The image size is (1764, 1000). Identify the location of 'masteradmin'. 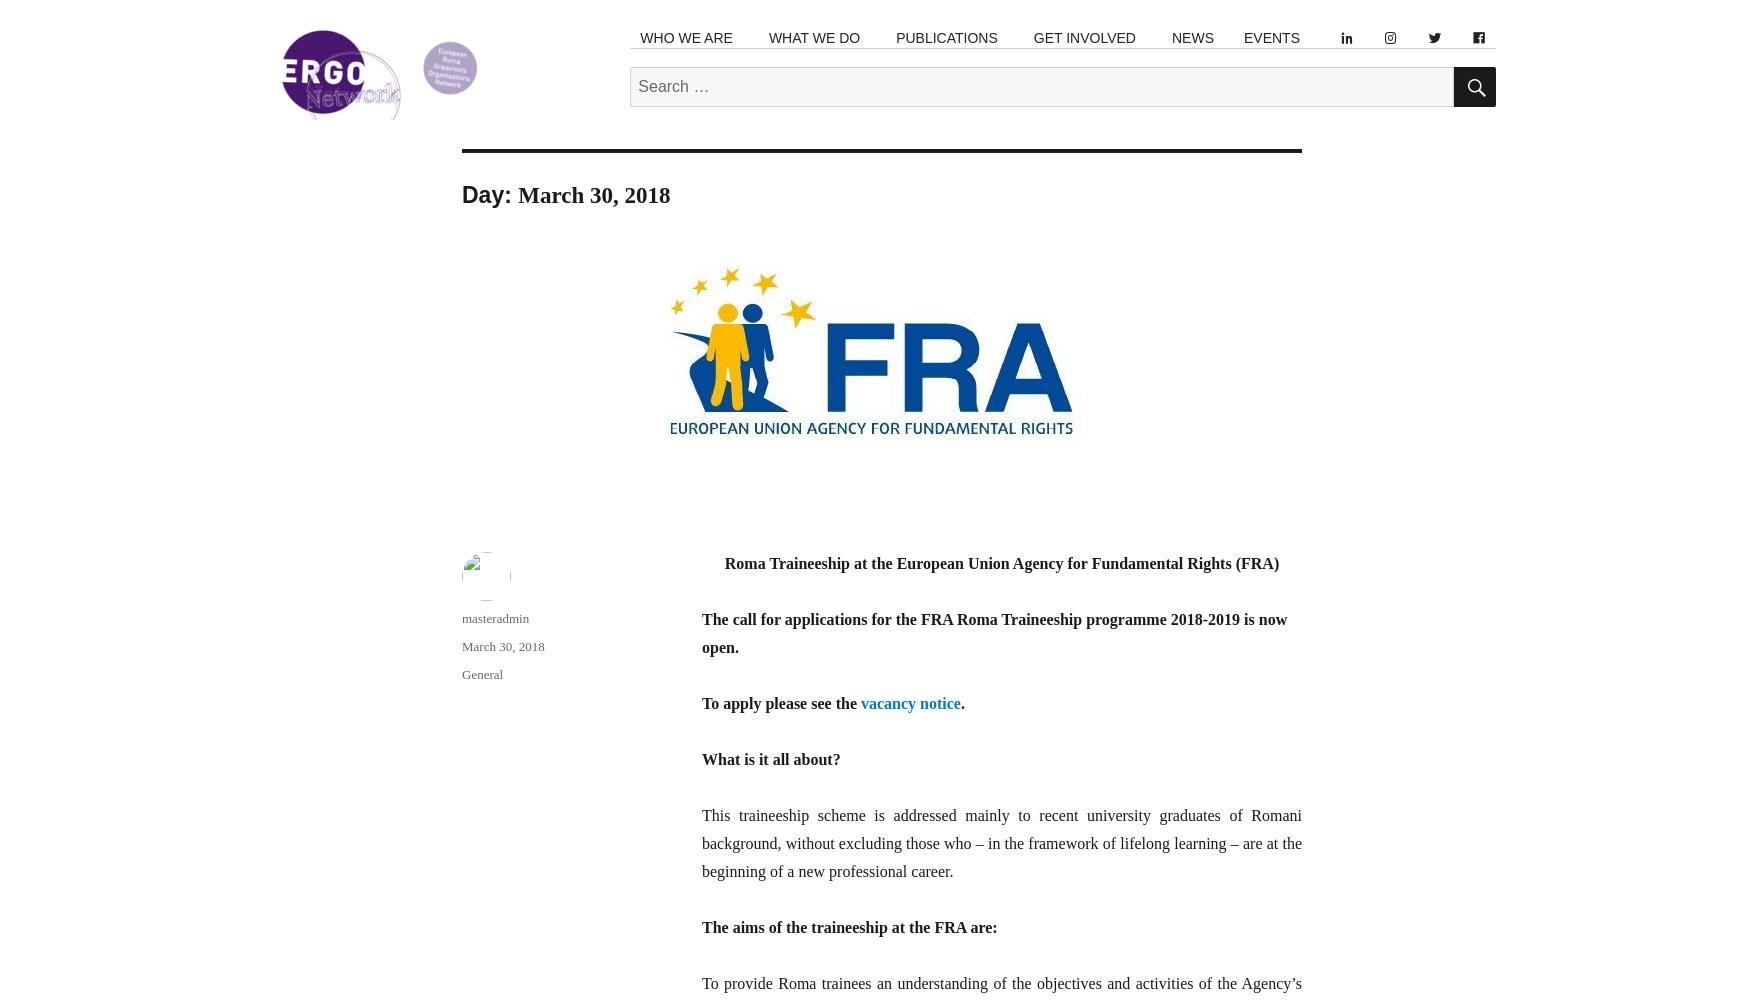
(494, 617).